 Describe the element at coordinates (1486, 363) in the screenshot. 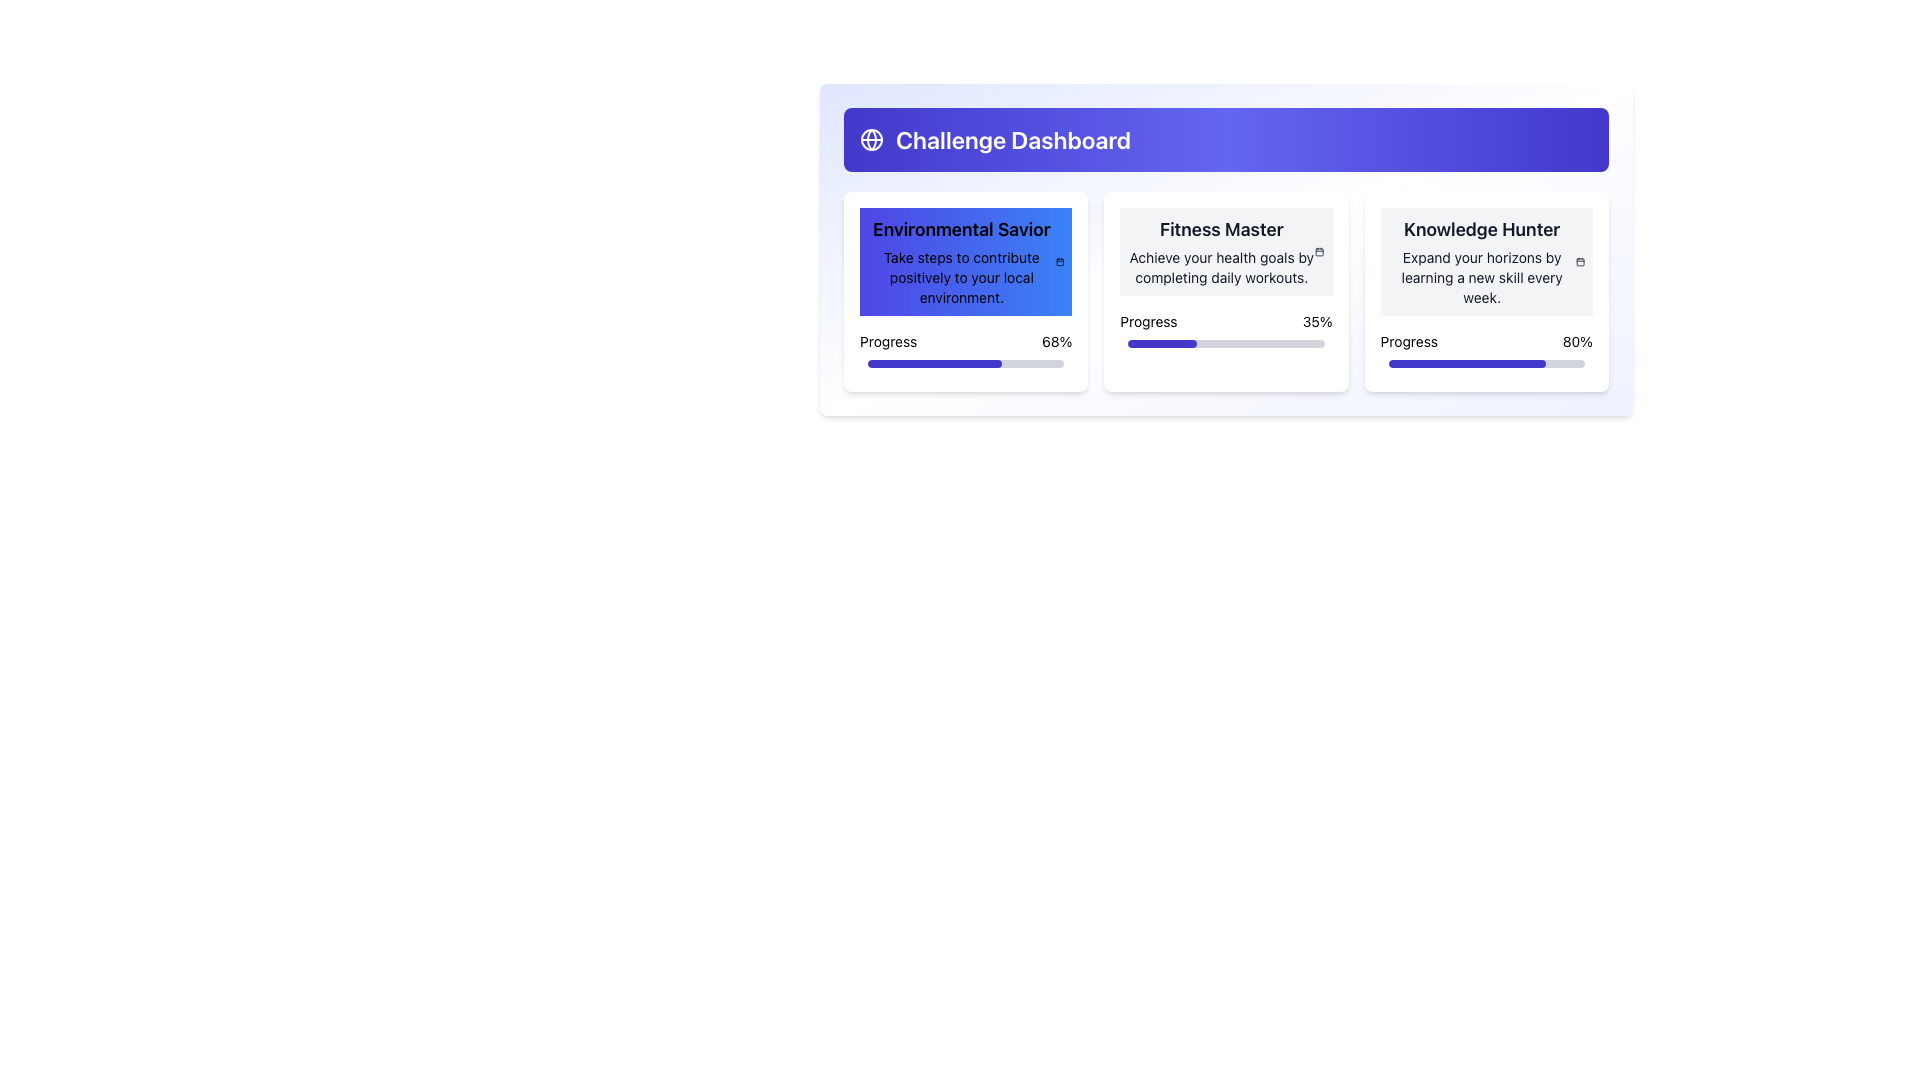

I see `the progress bar located in the 'Knowledge Hunter' section beneath the 'Progress' label, which shows an 80% completion level` at that location.